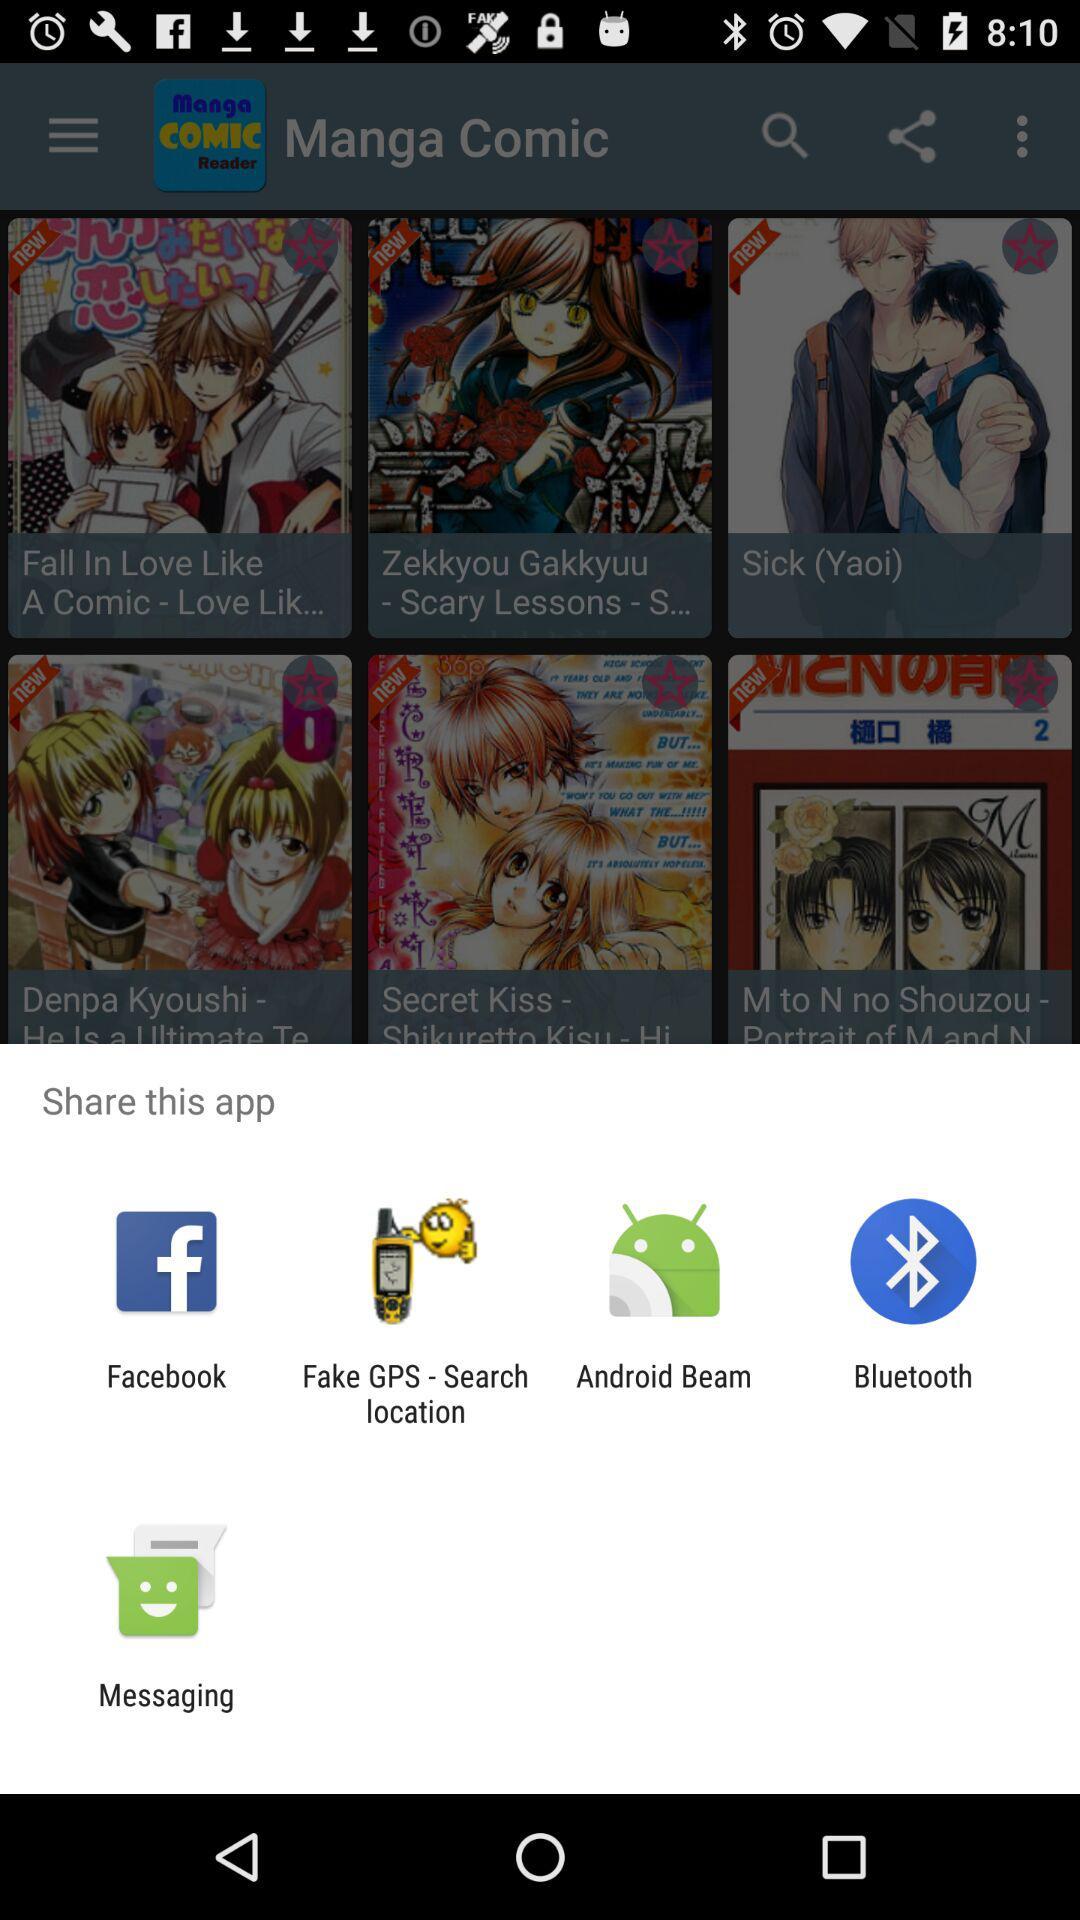  What do you see at coordinates (913, 1392) in the screenshot?
I see `bluetooth` at bounding box center [913, 1392].